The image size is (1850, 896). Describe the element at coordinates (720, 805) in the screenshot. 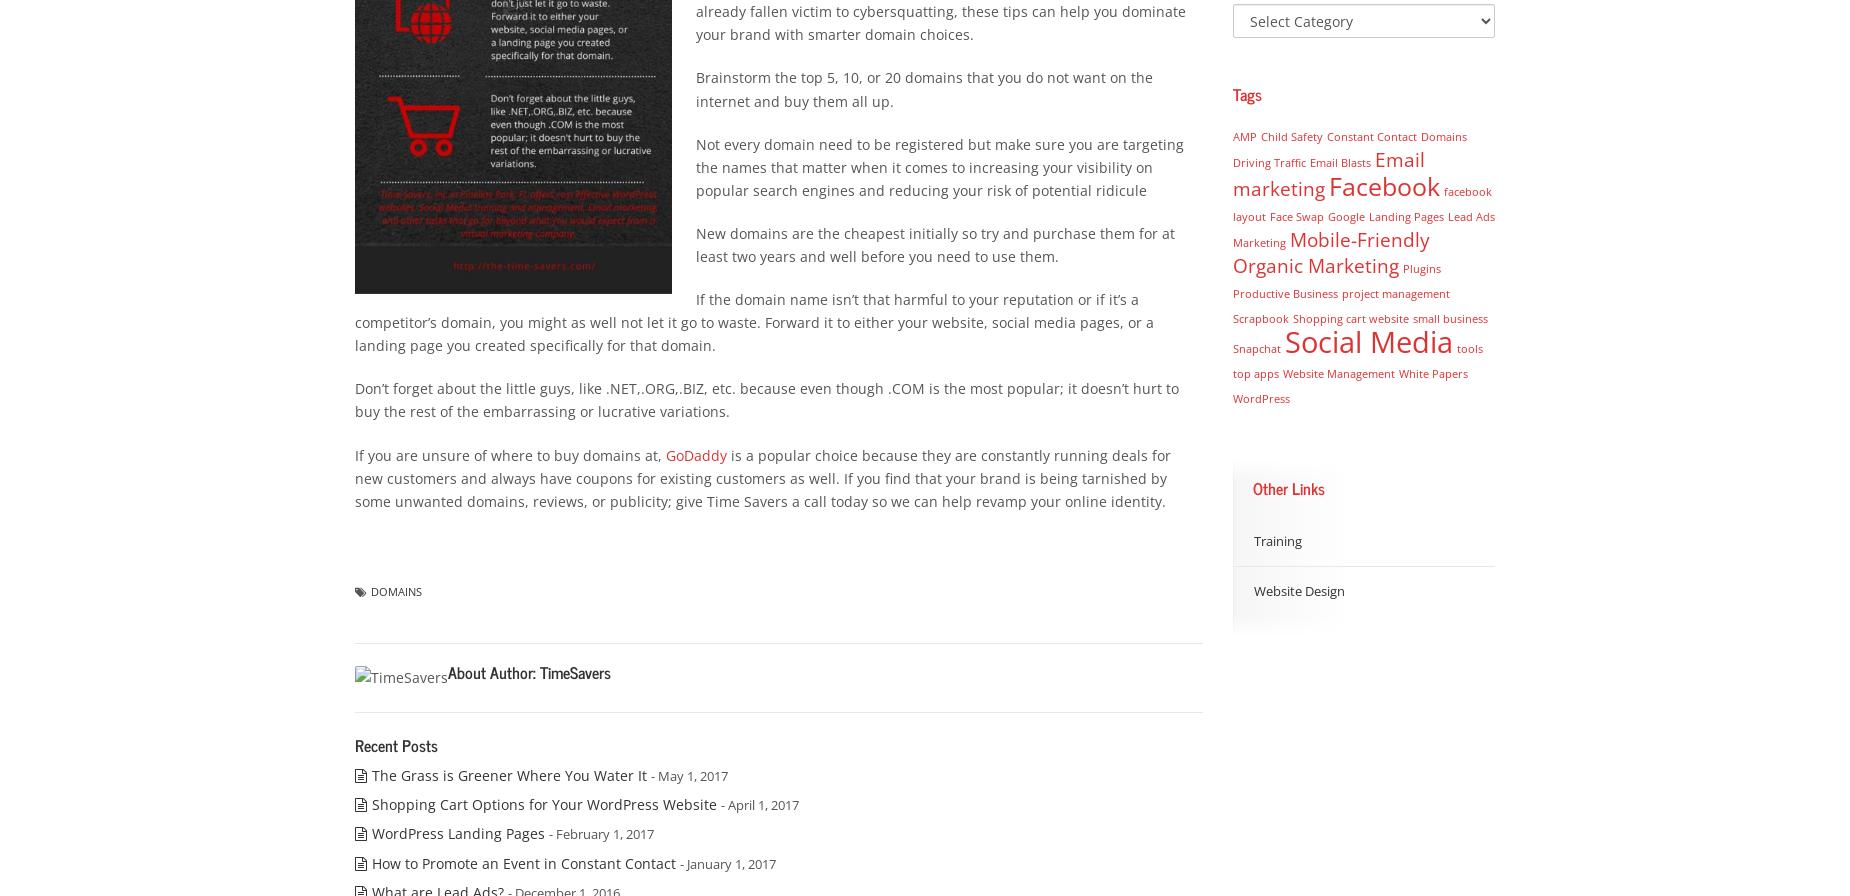

I see `'- April 1, 2017'` at that location.